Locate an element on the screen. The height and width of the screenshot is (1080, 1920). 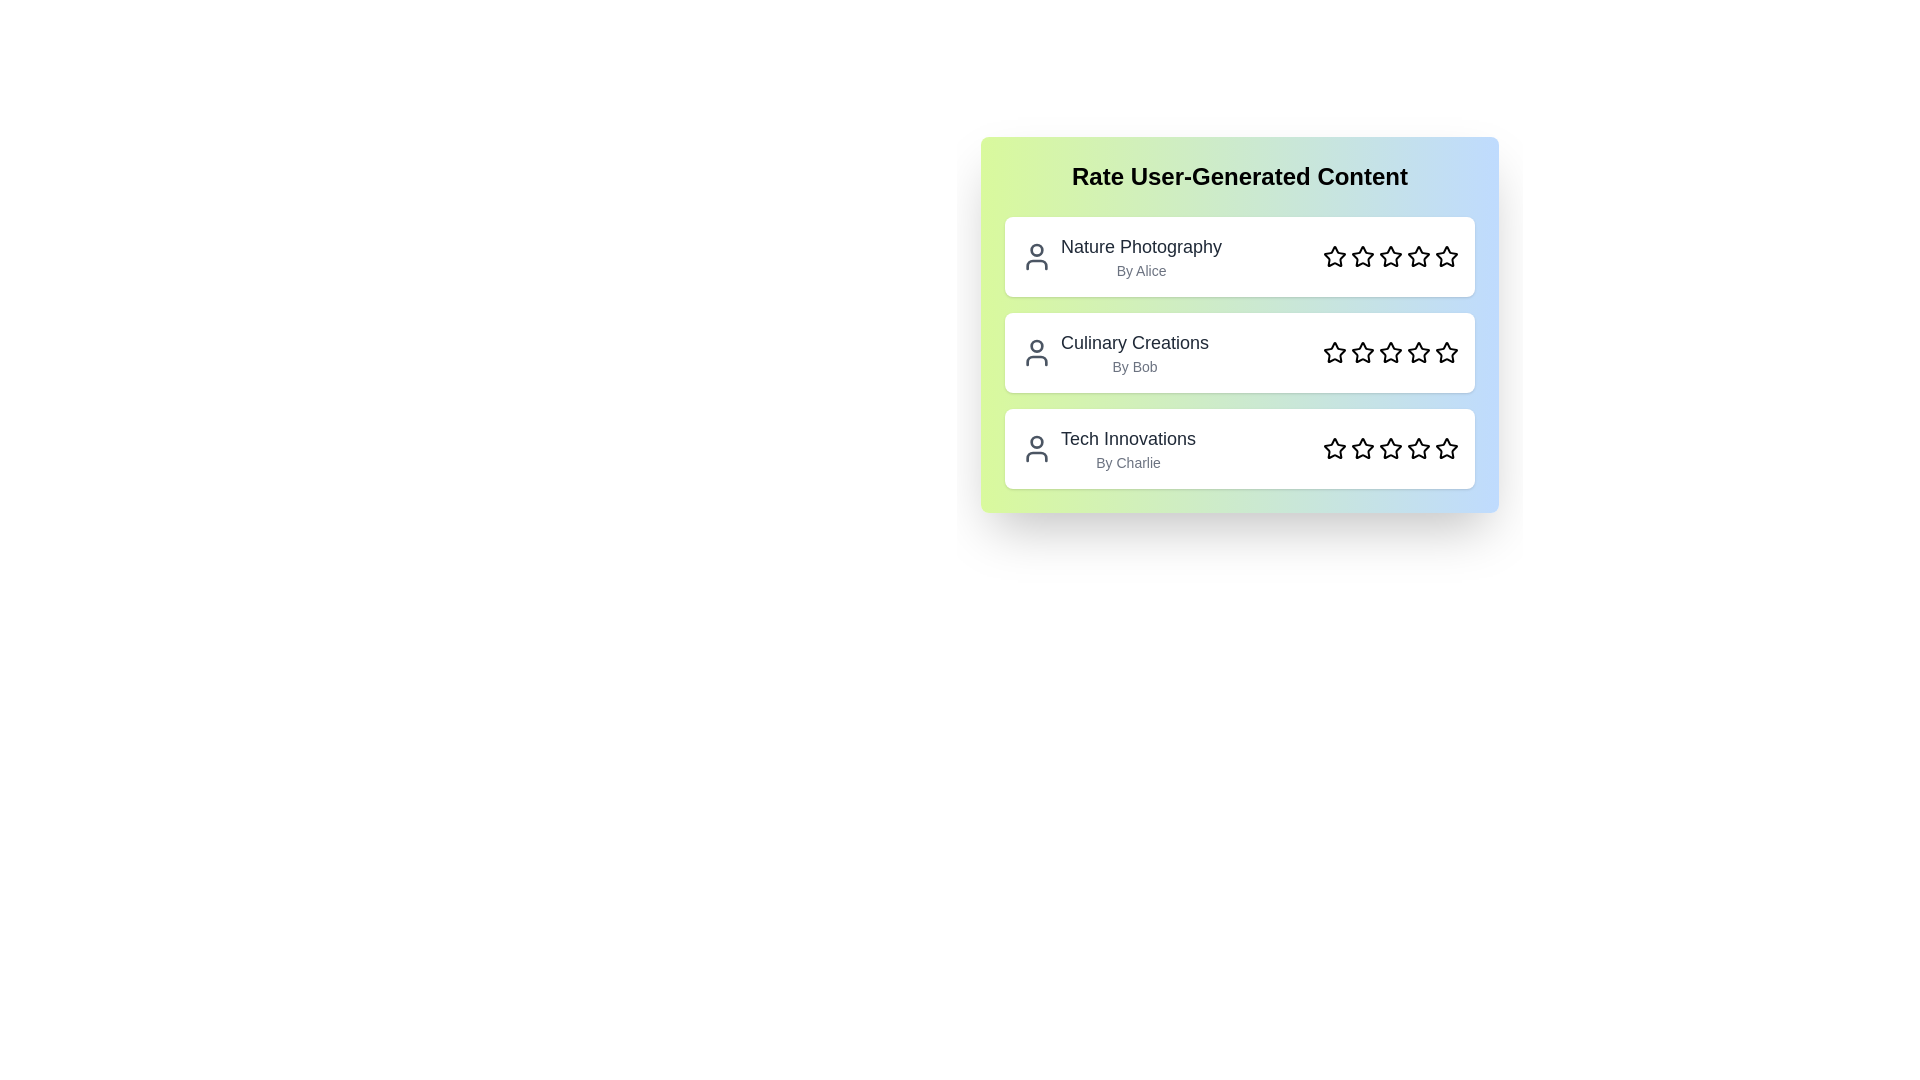
the star corresponding to the rating 3 for the content Tech Innovations is located at coordinates (1390, 447).